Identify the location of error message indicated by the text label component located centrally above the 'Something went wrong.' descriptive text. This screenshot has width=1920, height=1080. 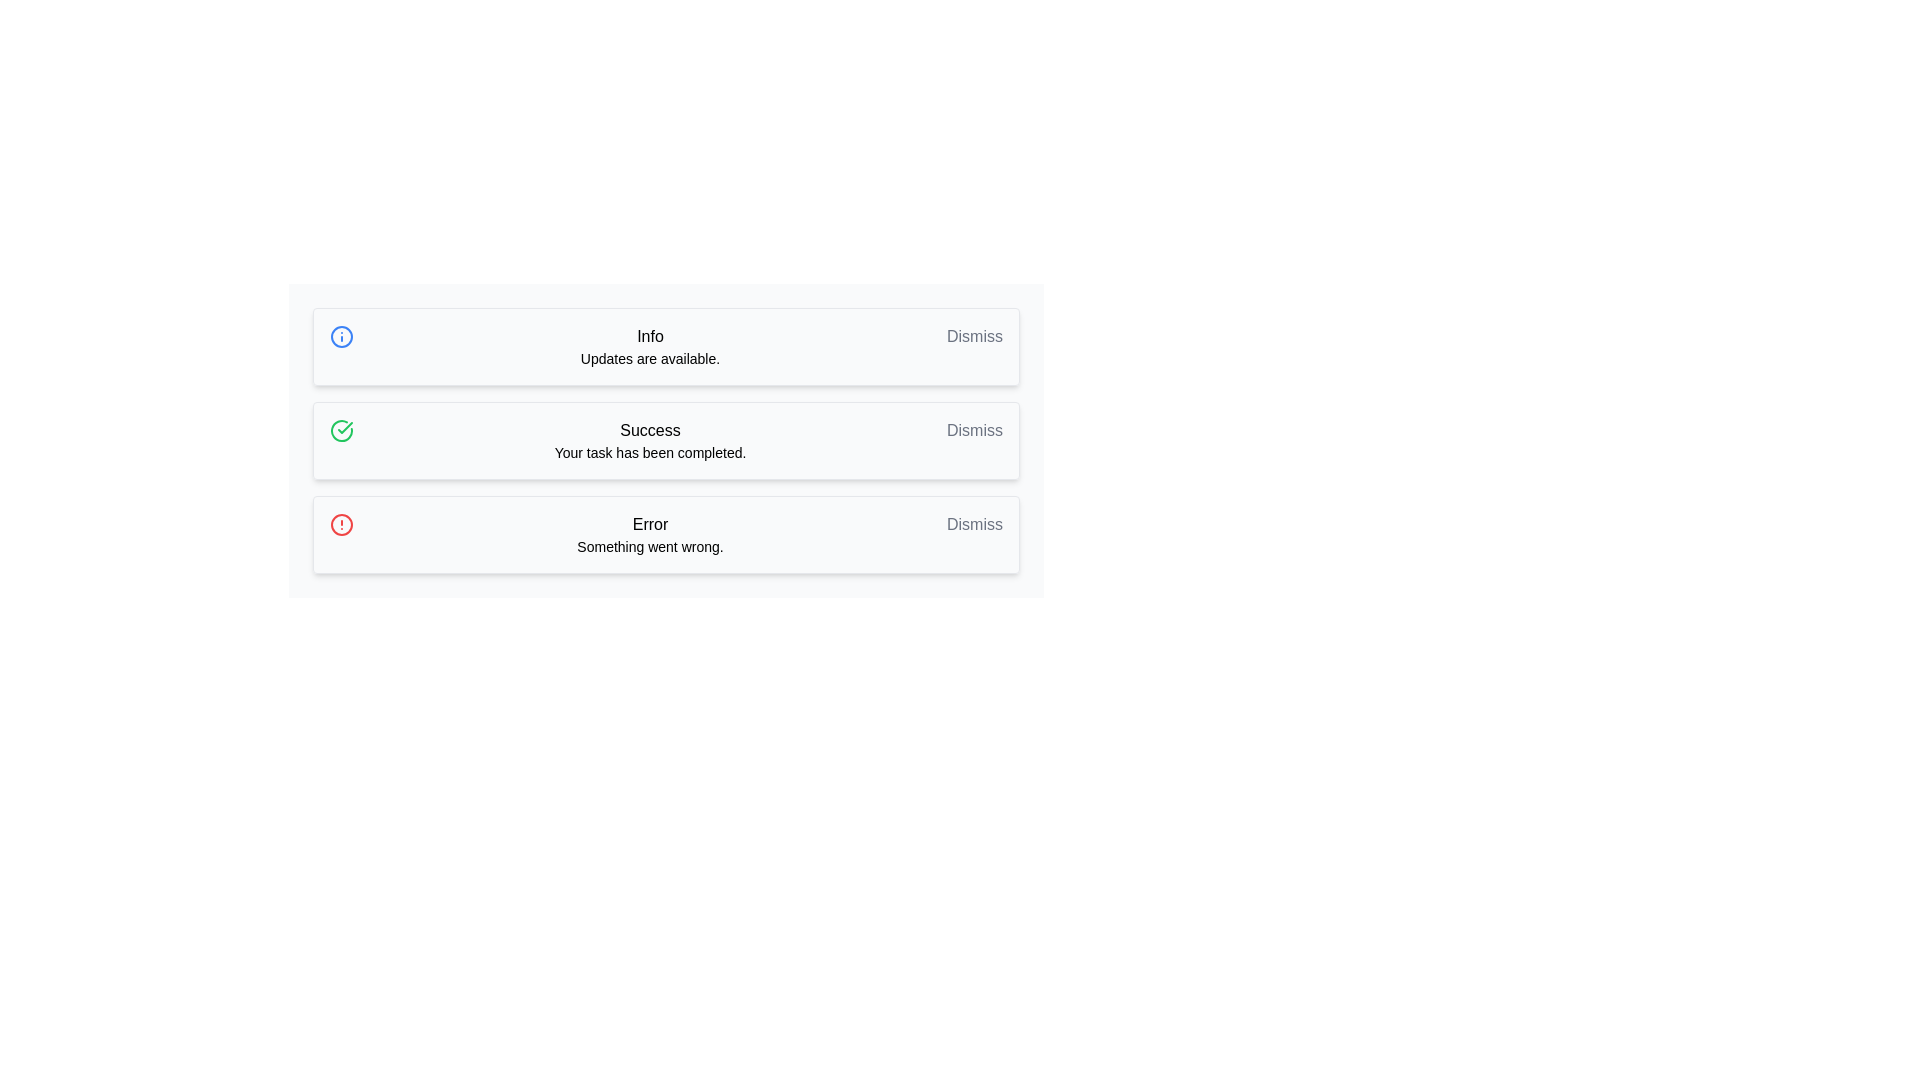
(650, 523).